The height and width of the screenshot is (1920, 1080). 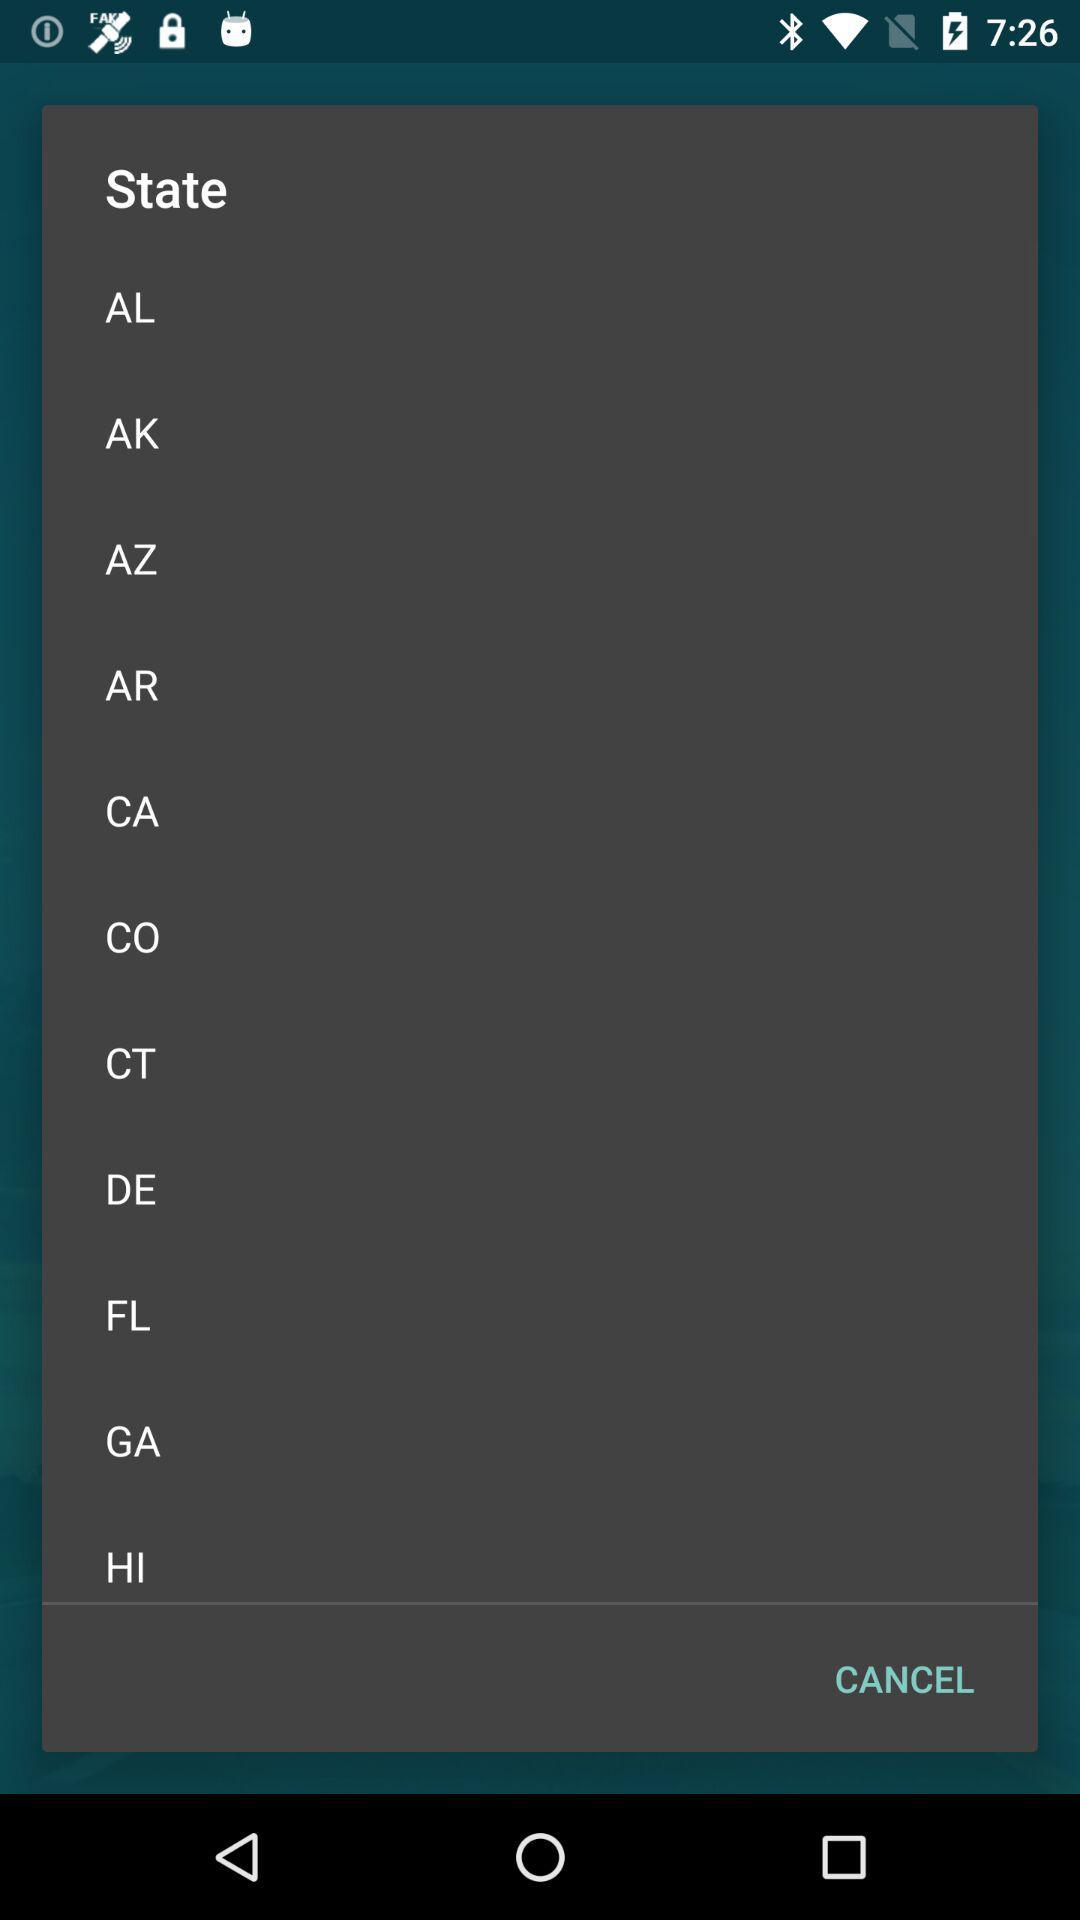 I want to click on item below the ak icon, so click(x=540, y=557).